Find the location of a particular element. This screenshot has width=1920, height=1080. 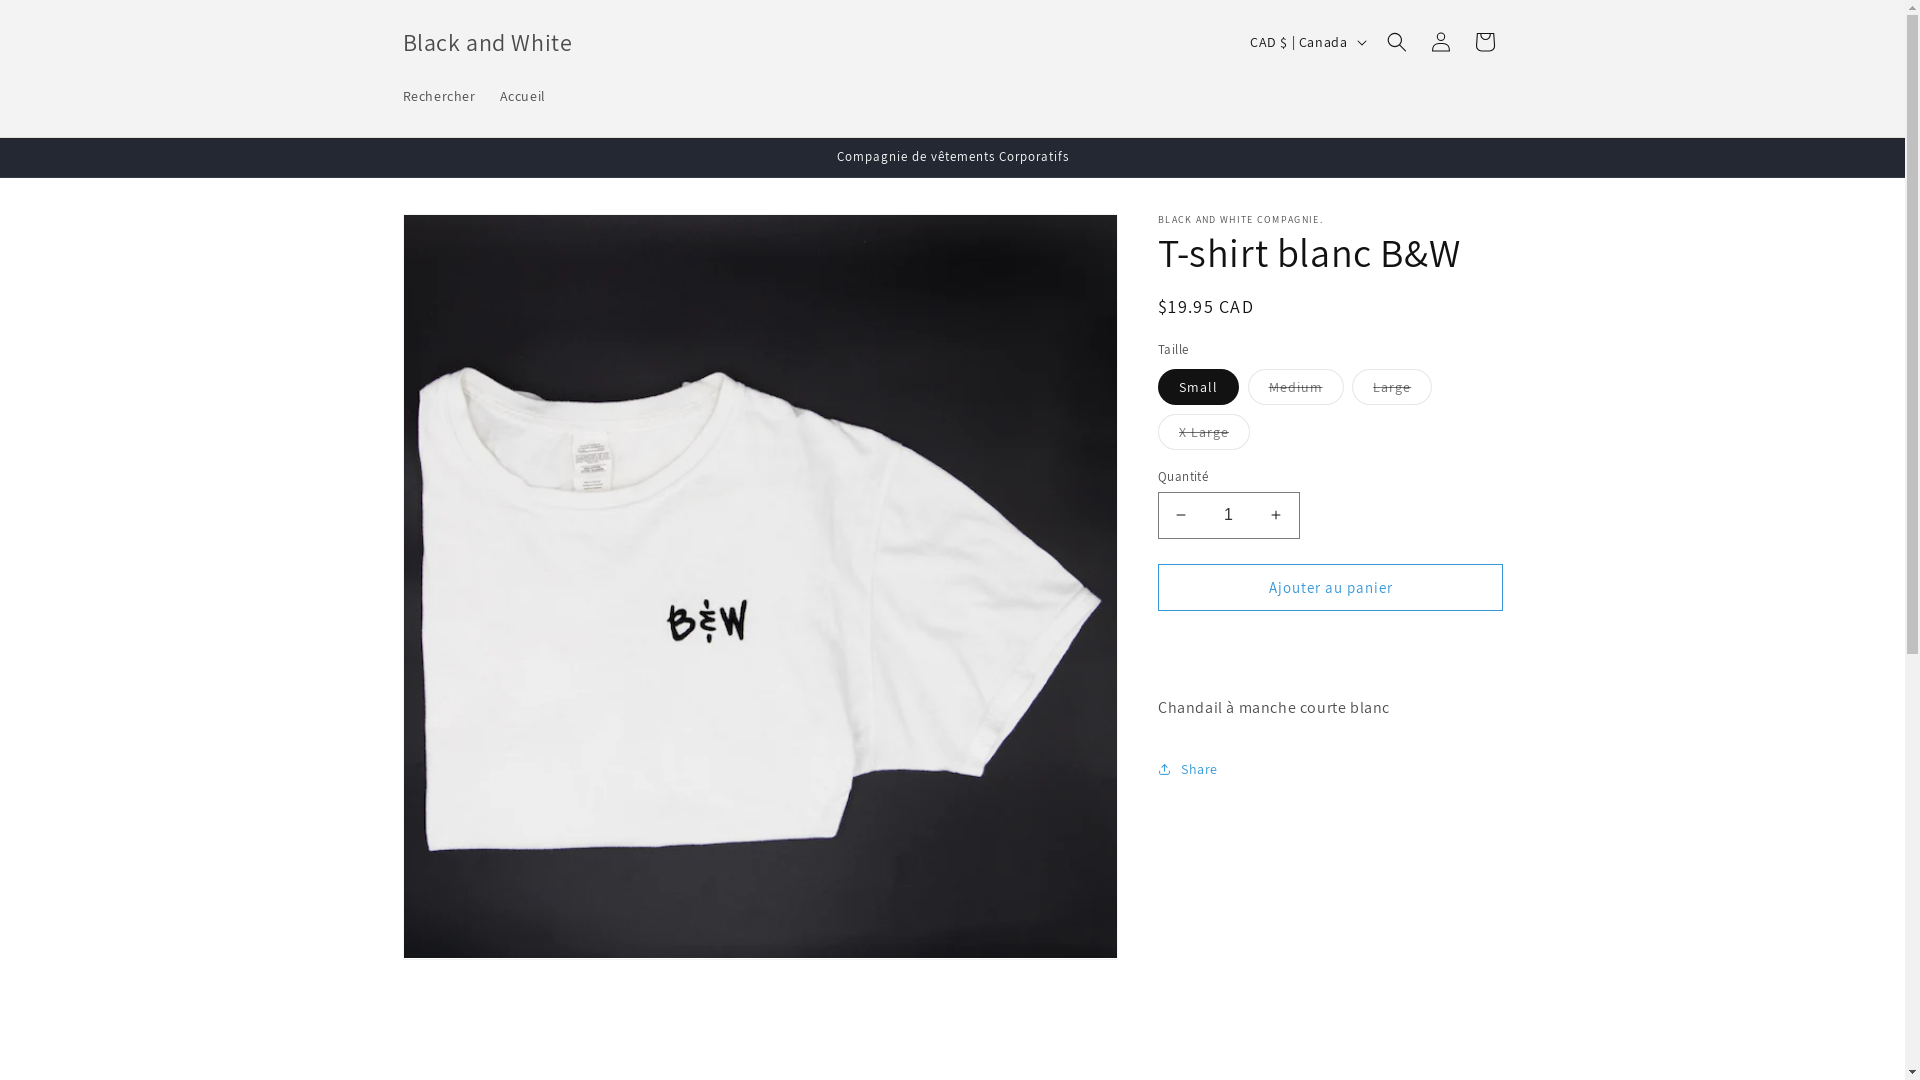

'CAD $ | Canada' is located at coordinates (1305, 42).